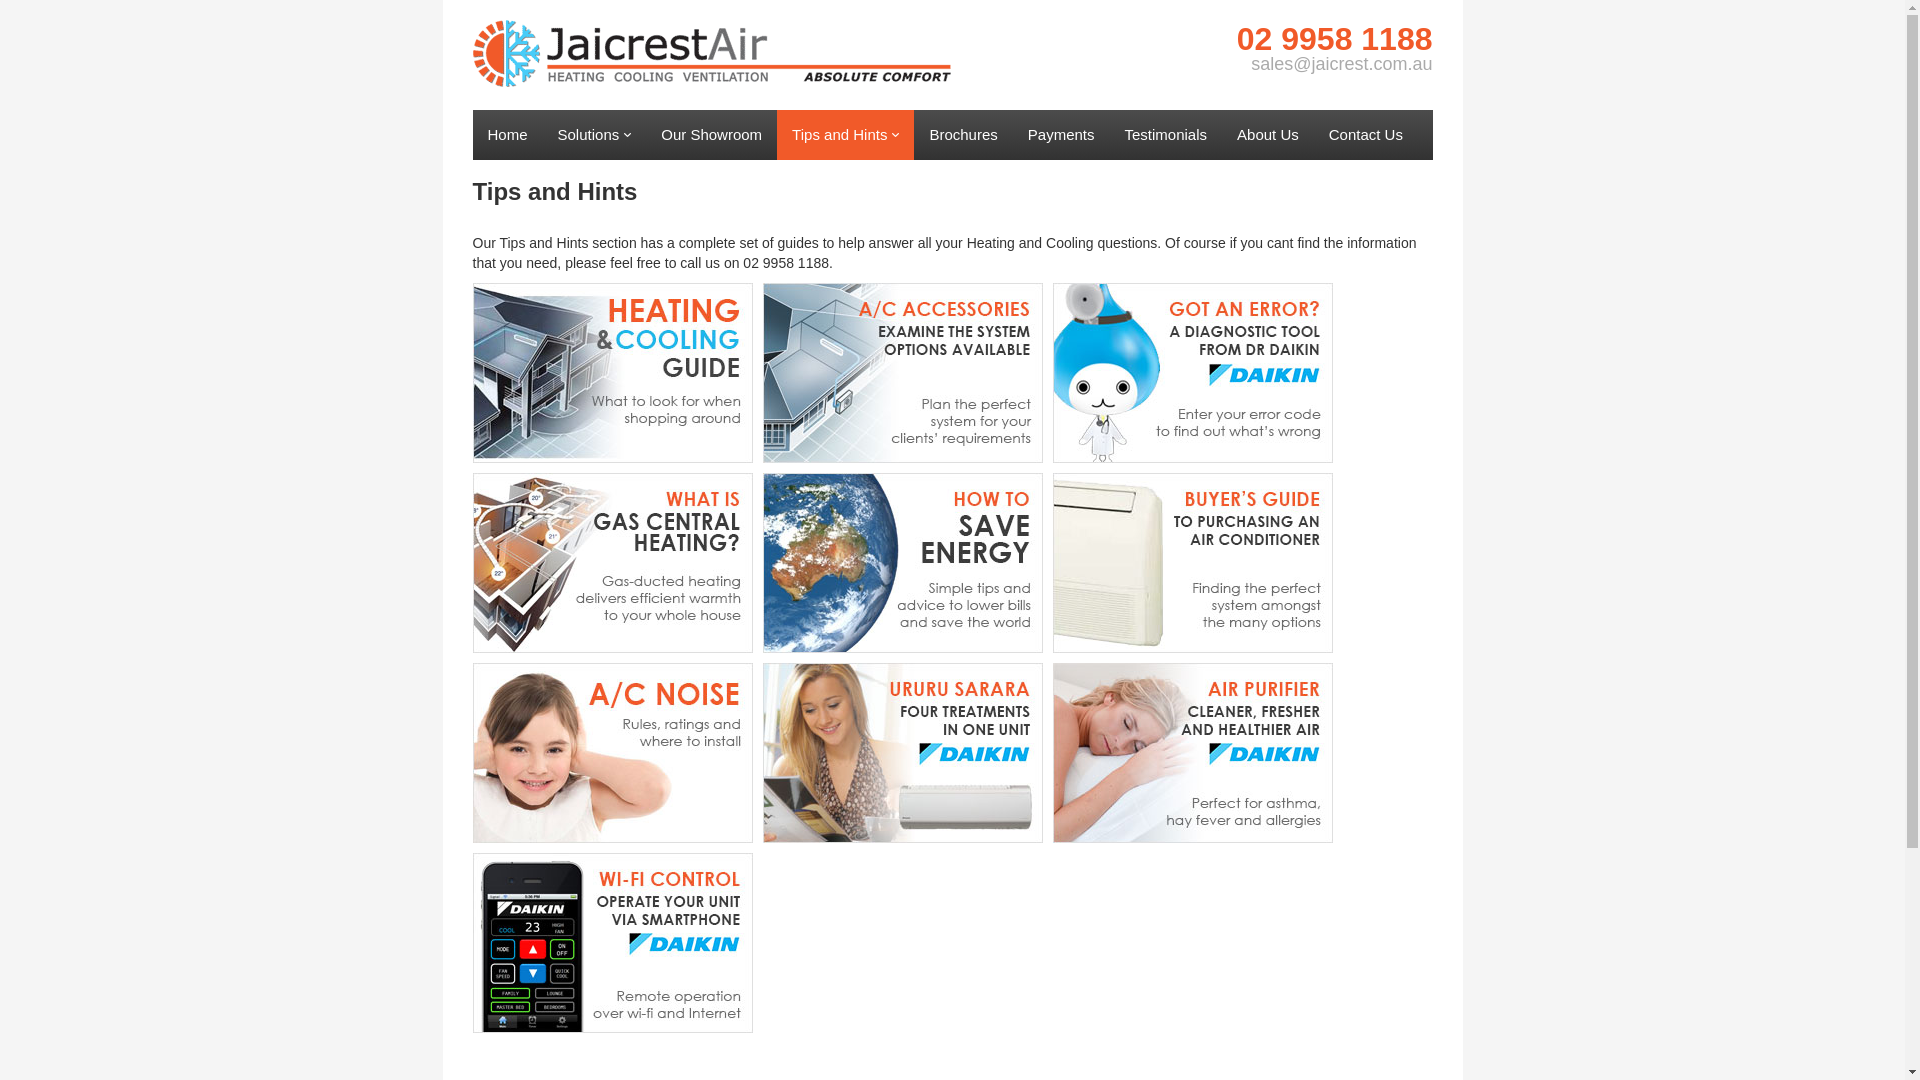 This screenshot has height=1080, width=1920. What do you see at coordinates (1108, 135) in the screenshot?
I see `'Testimonials'` at bounding box center [1108, 135].